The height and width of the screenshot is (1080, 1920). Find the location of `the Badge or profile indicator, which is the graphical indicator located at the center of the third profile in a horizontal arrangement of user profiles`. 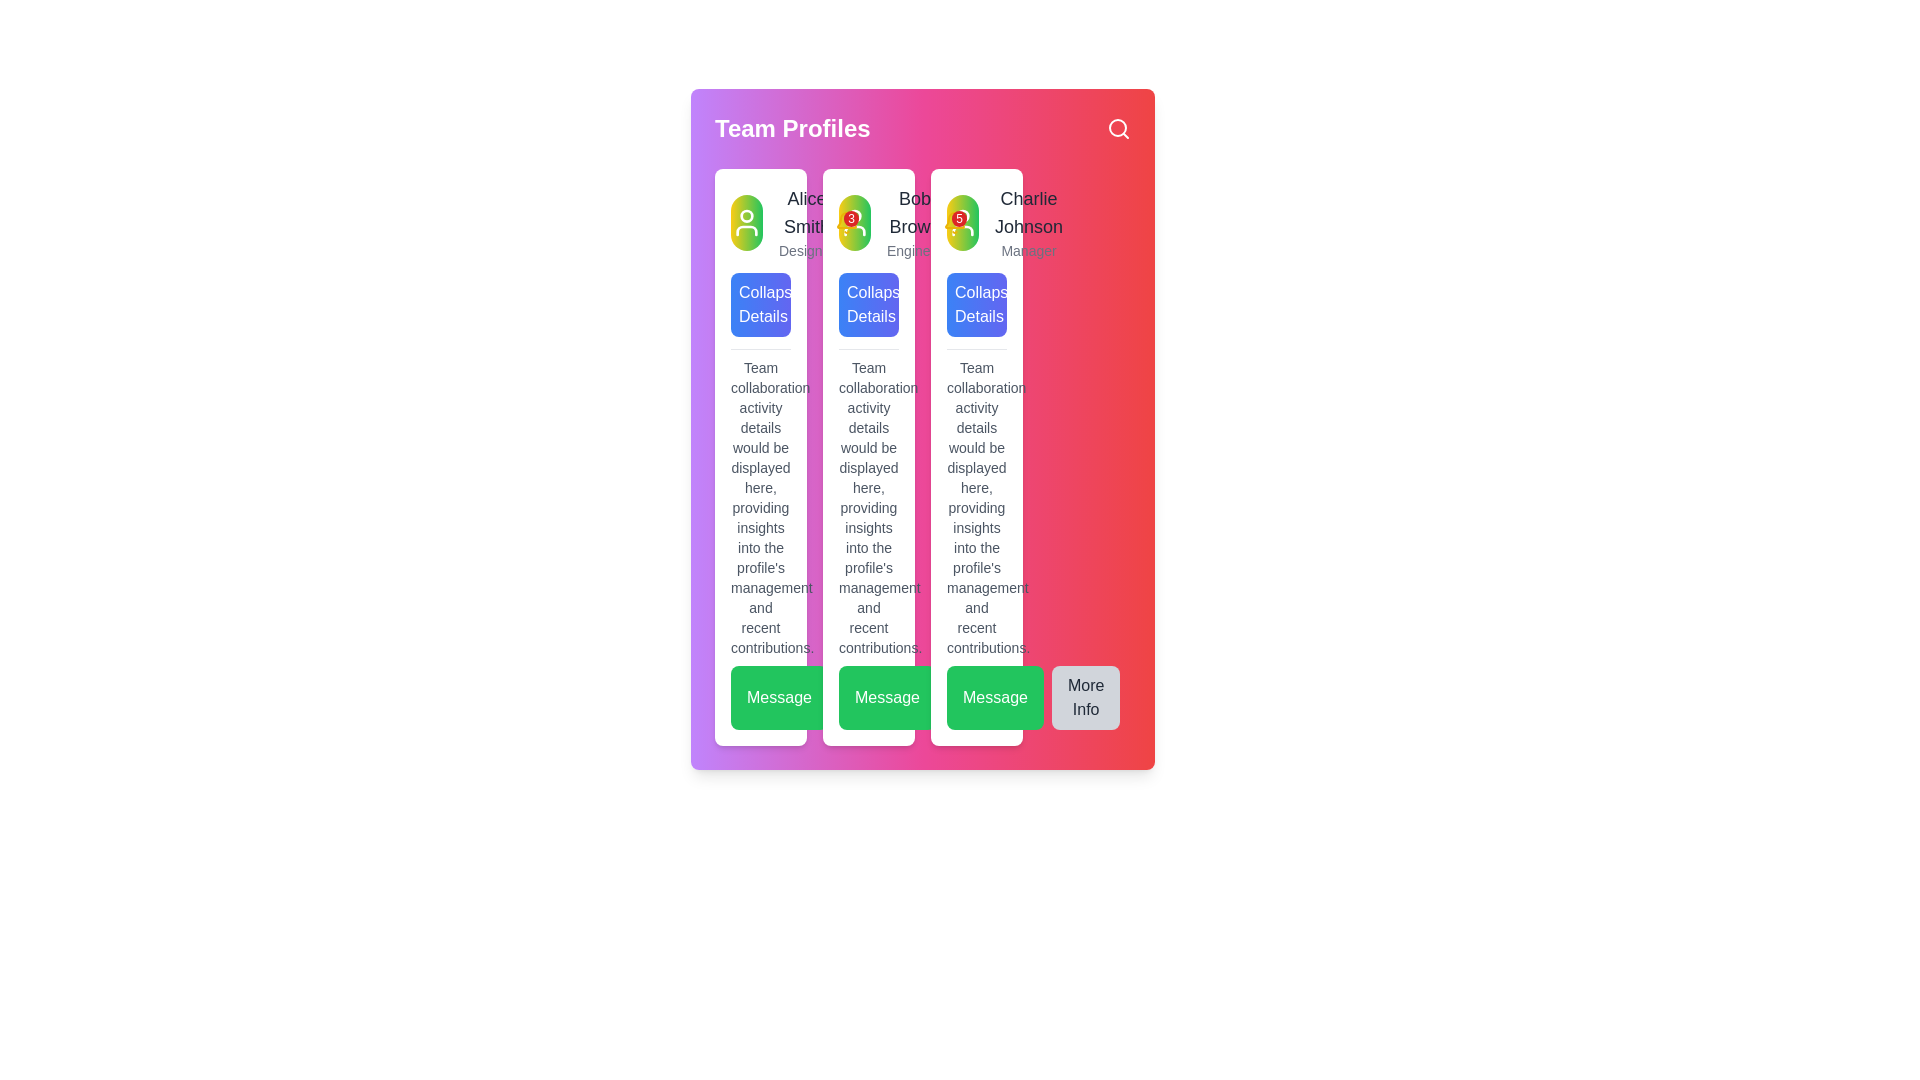

the Badge or profile indicator, which is the graphical indicator located at the center of the third profile in a horizontal arrangement of user profiles is located at coordinates (963, 216).